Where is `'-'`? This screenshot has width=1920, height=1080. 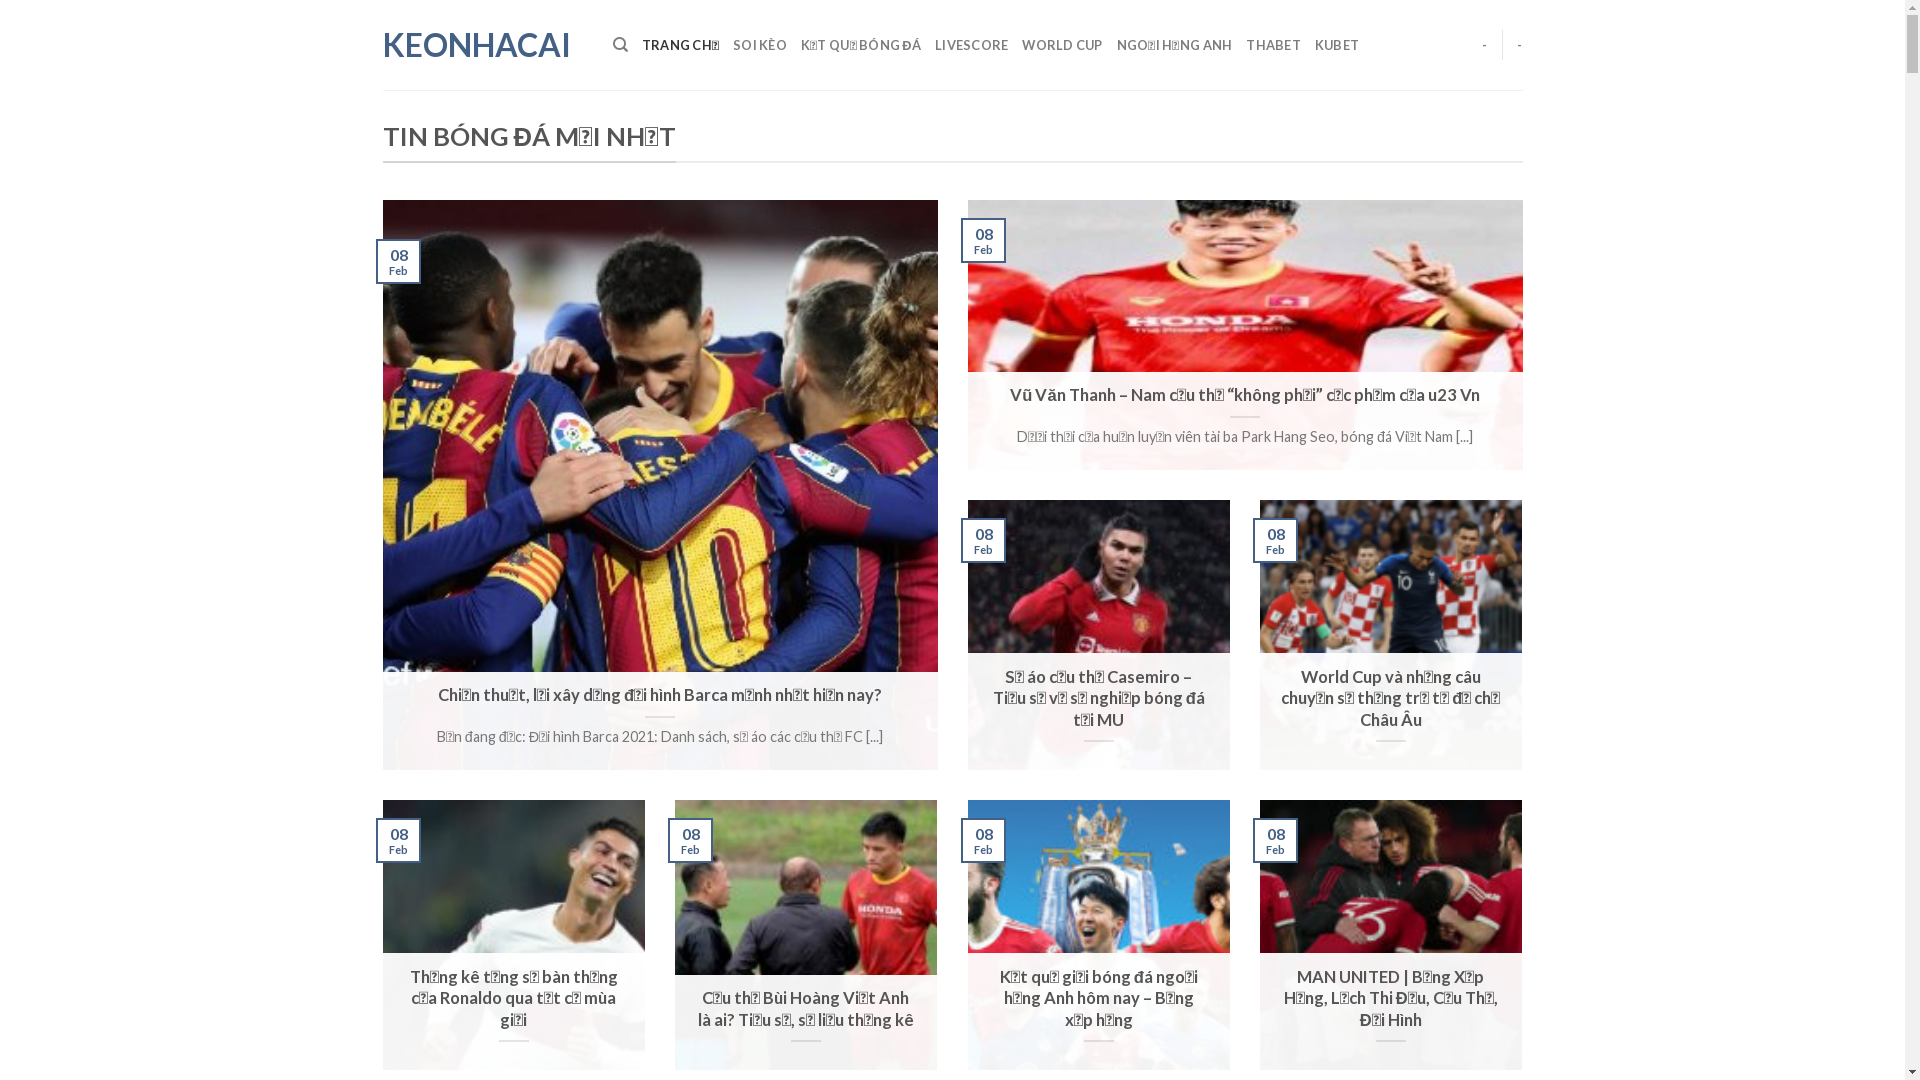
'-' is located at coordinates (1484, 45).